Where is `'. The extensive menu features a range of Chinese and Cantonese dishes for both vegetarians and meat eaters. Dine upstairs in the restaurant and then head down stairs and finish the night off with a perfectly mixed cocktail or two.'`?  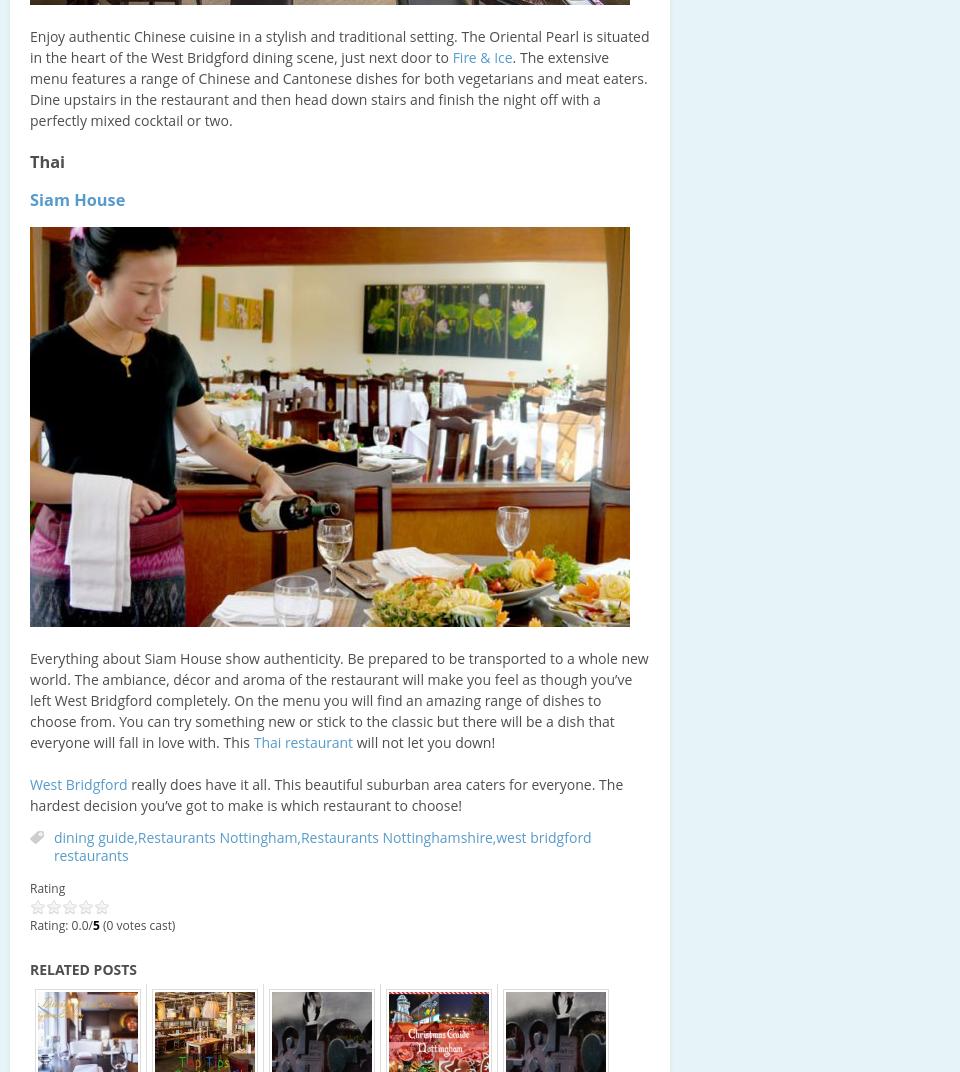
'. The extensive menu features a range of Chinese and Cantonese dishes for both vegetarians and meat eaters. Dine upstairs in the restaurant and then head down stairs and finish the night off with a perfectly mixed cocktail or two.' is located at coordinates (338, 88).